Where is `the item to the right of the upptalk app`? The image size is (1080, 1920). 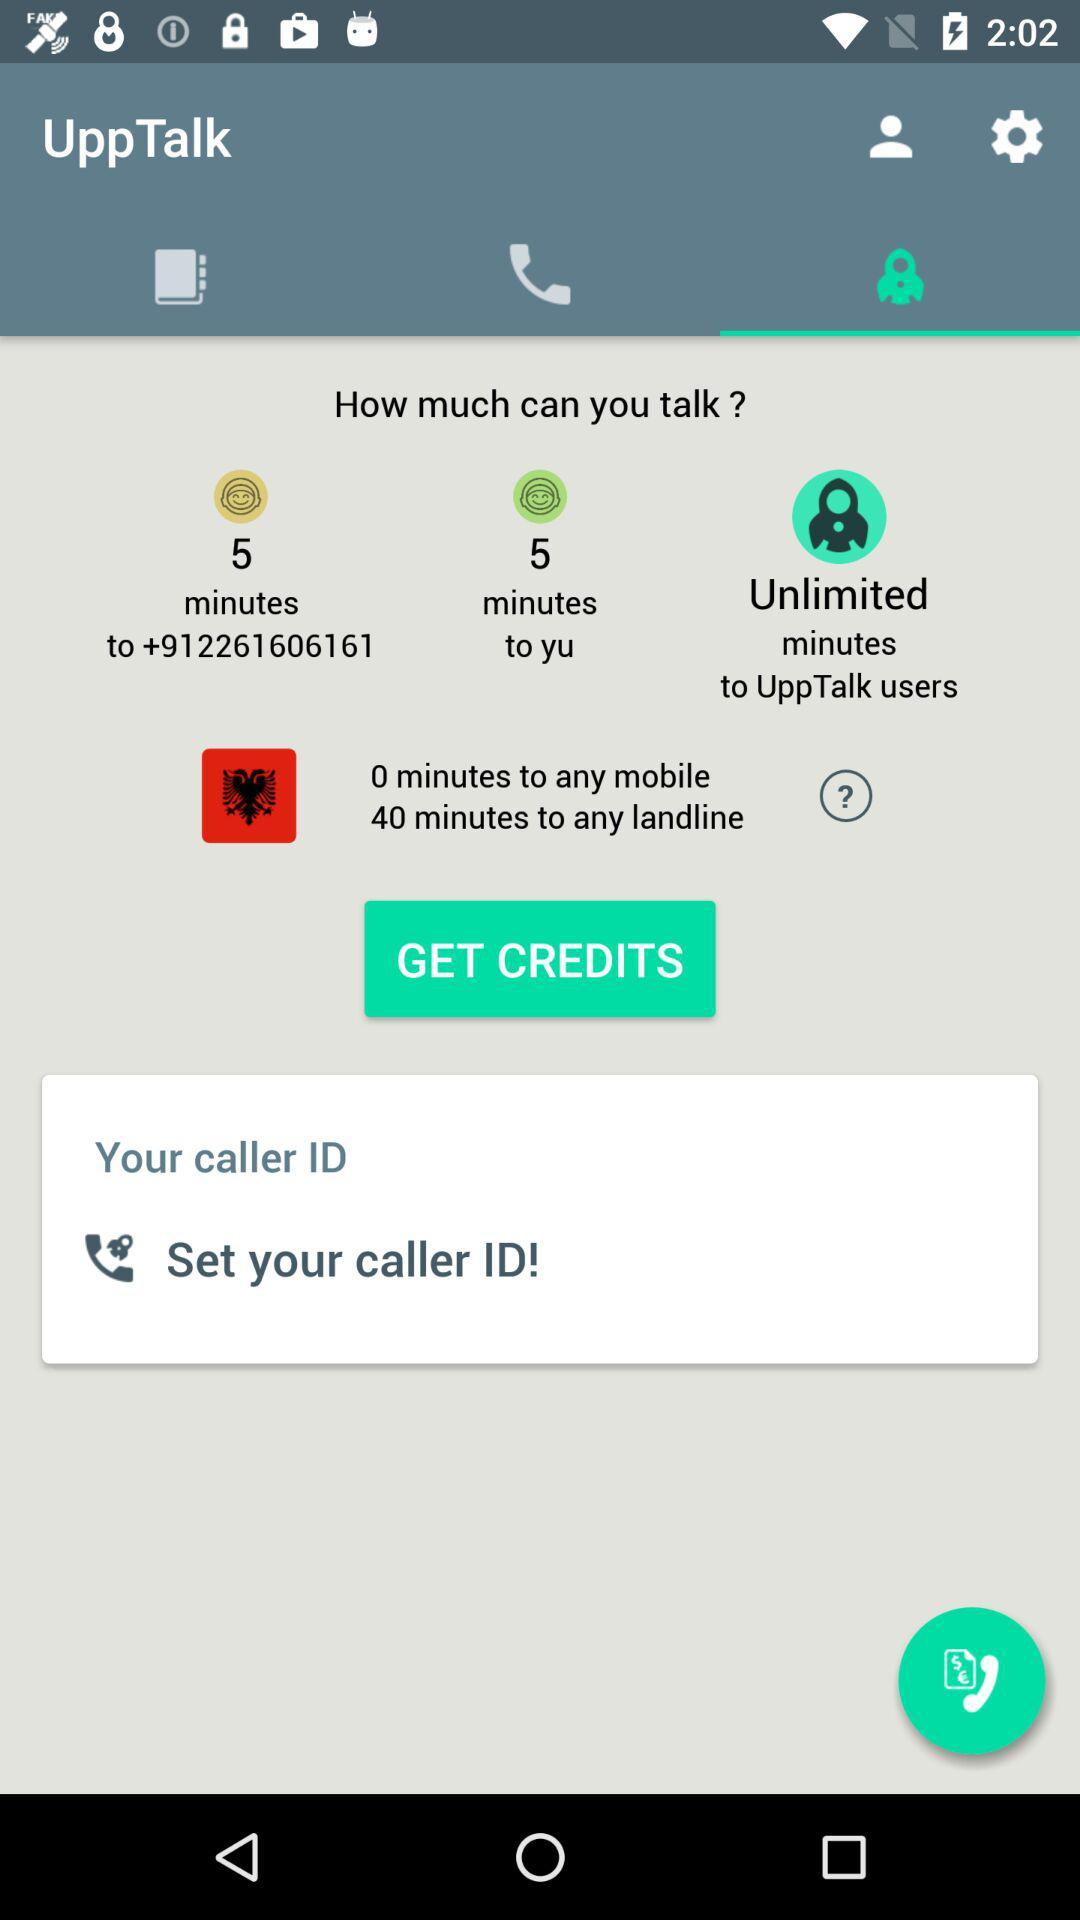 the item to the right of the upptalk app is located at coordinates (890, 135).